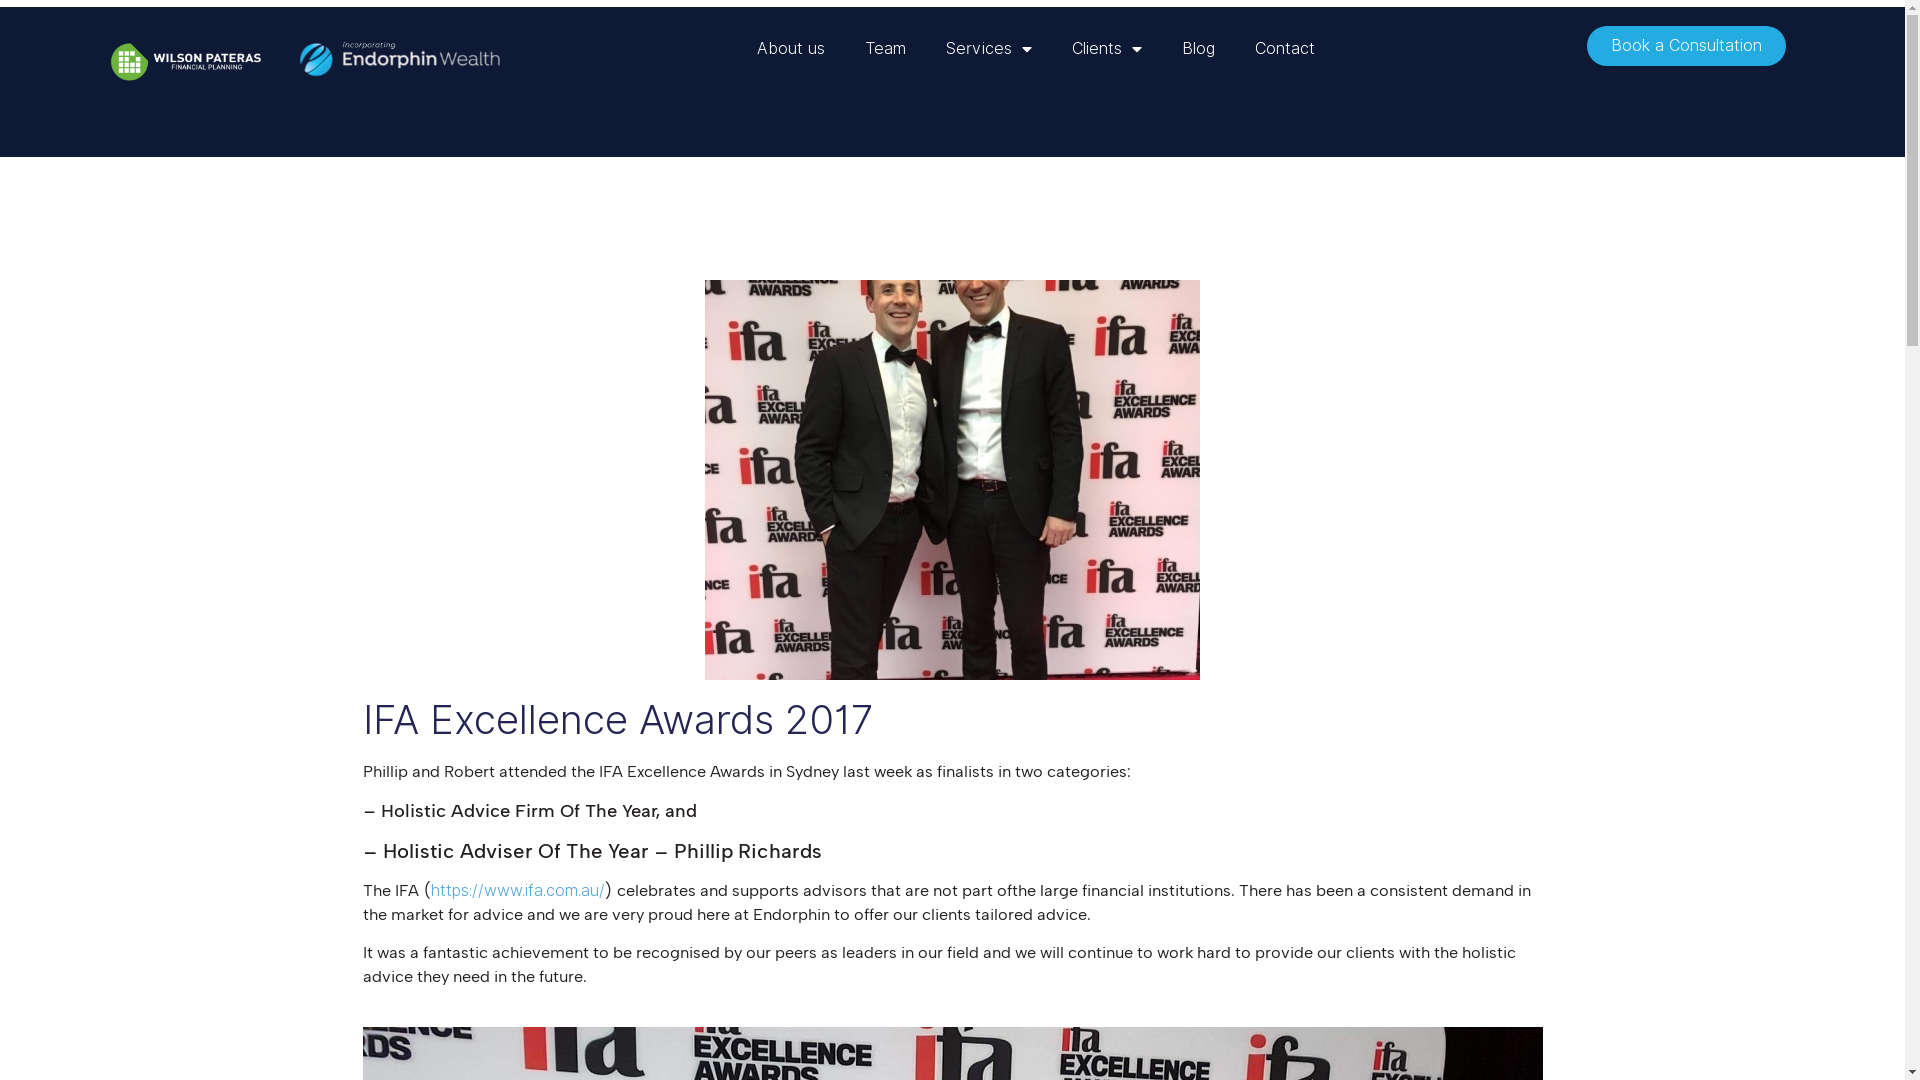 This screenshot has width=1920, height=1080. What do you see at coordinates (1685, 45) in the screenshot?
I see `'Book a Consultation'` at bounding box center [1685, 45].